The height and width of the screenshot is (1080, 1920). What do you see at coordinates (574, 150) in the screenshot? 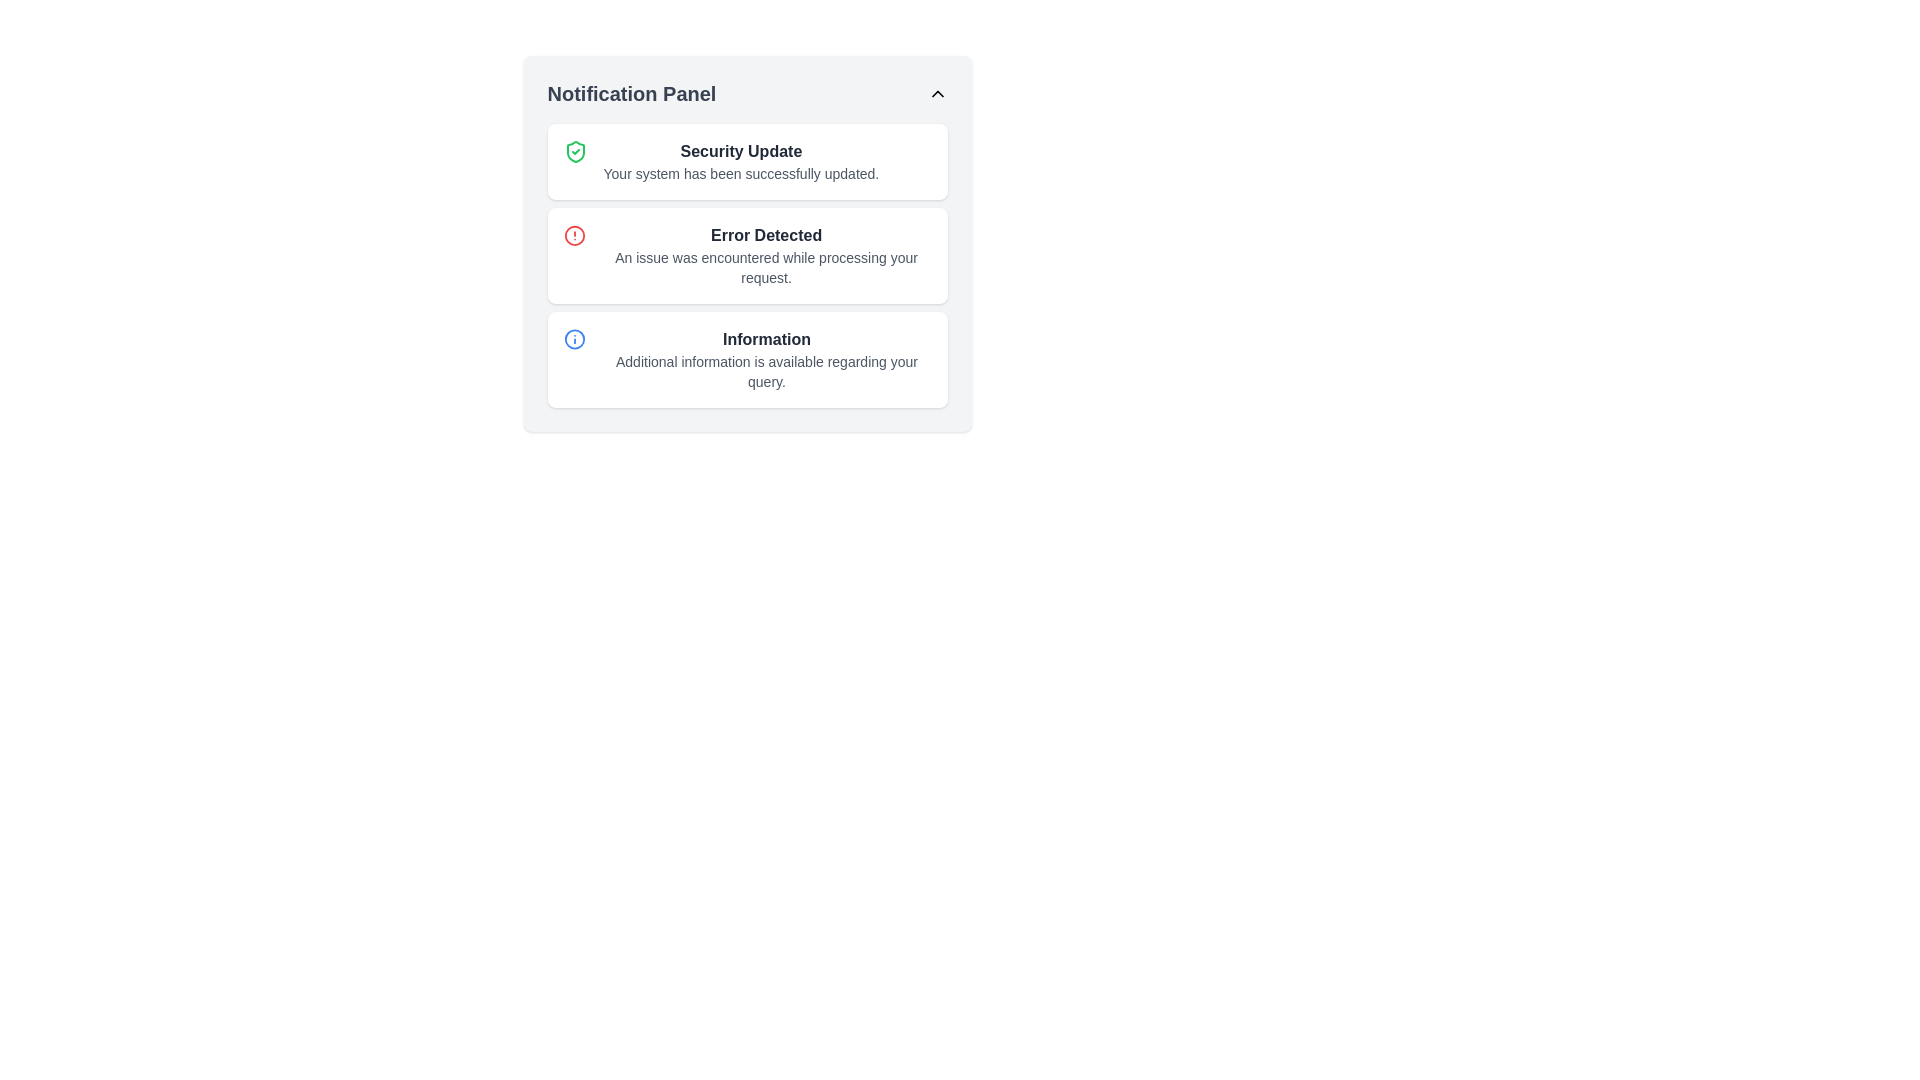
I see `the shield-shaped icon with a checkmark inside, which is colored green and indicates a positive status, located in the notification panel under 'Security Update Your system has been successfully updated'` at bounding box center [574, 150].